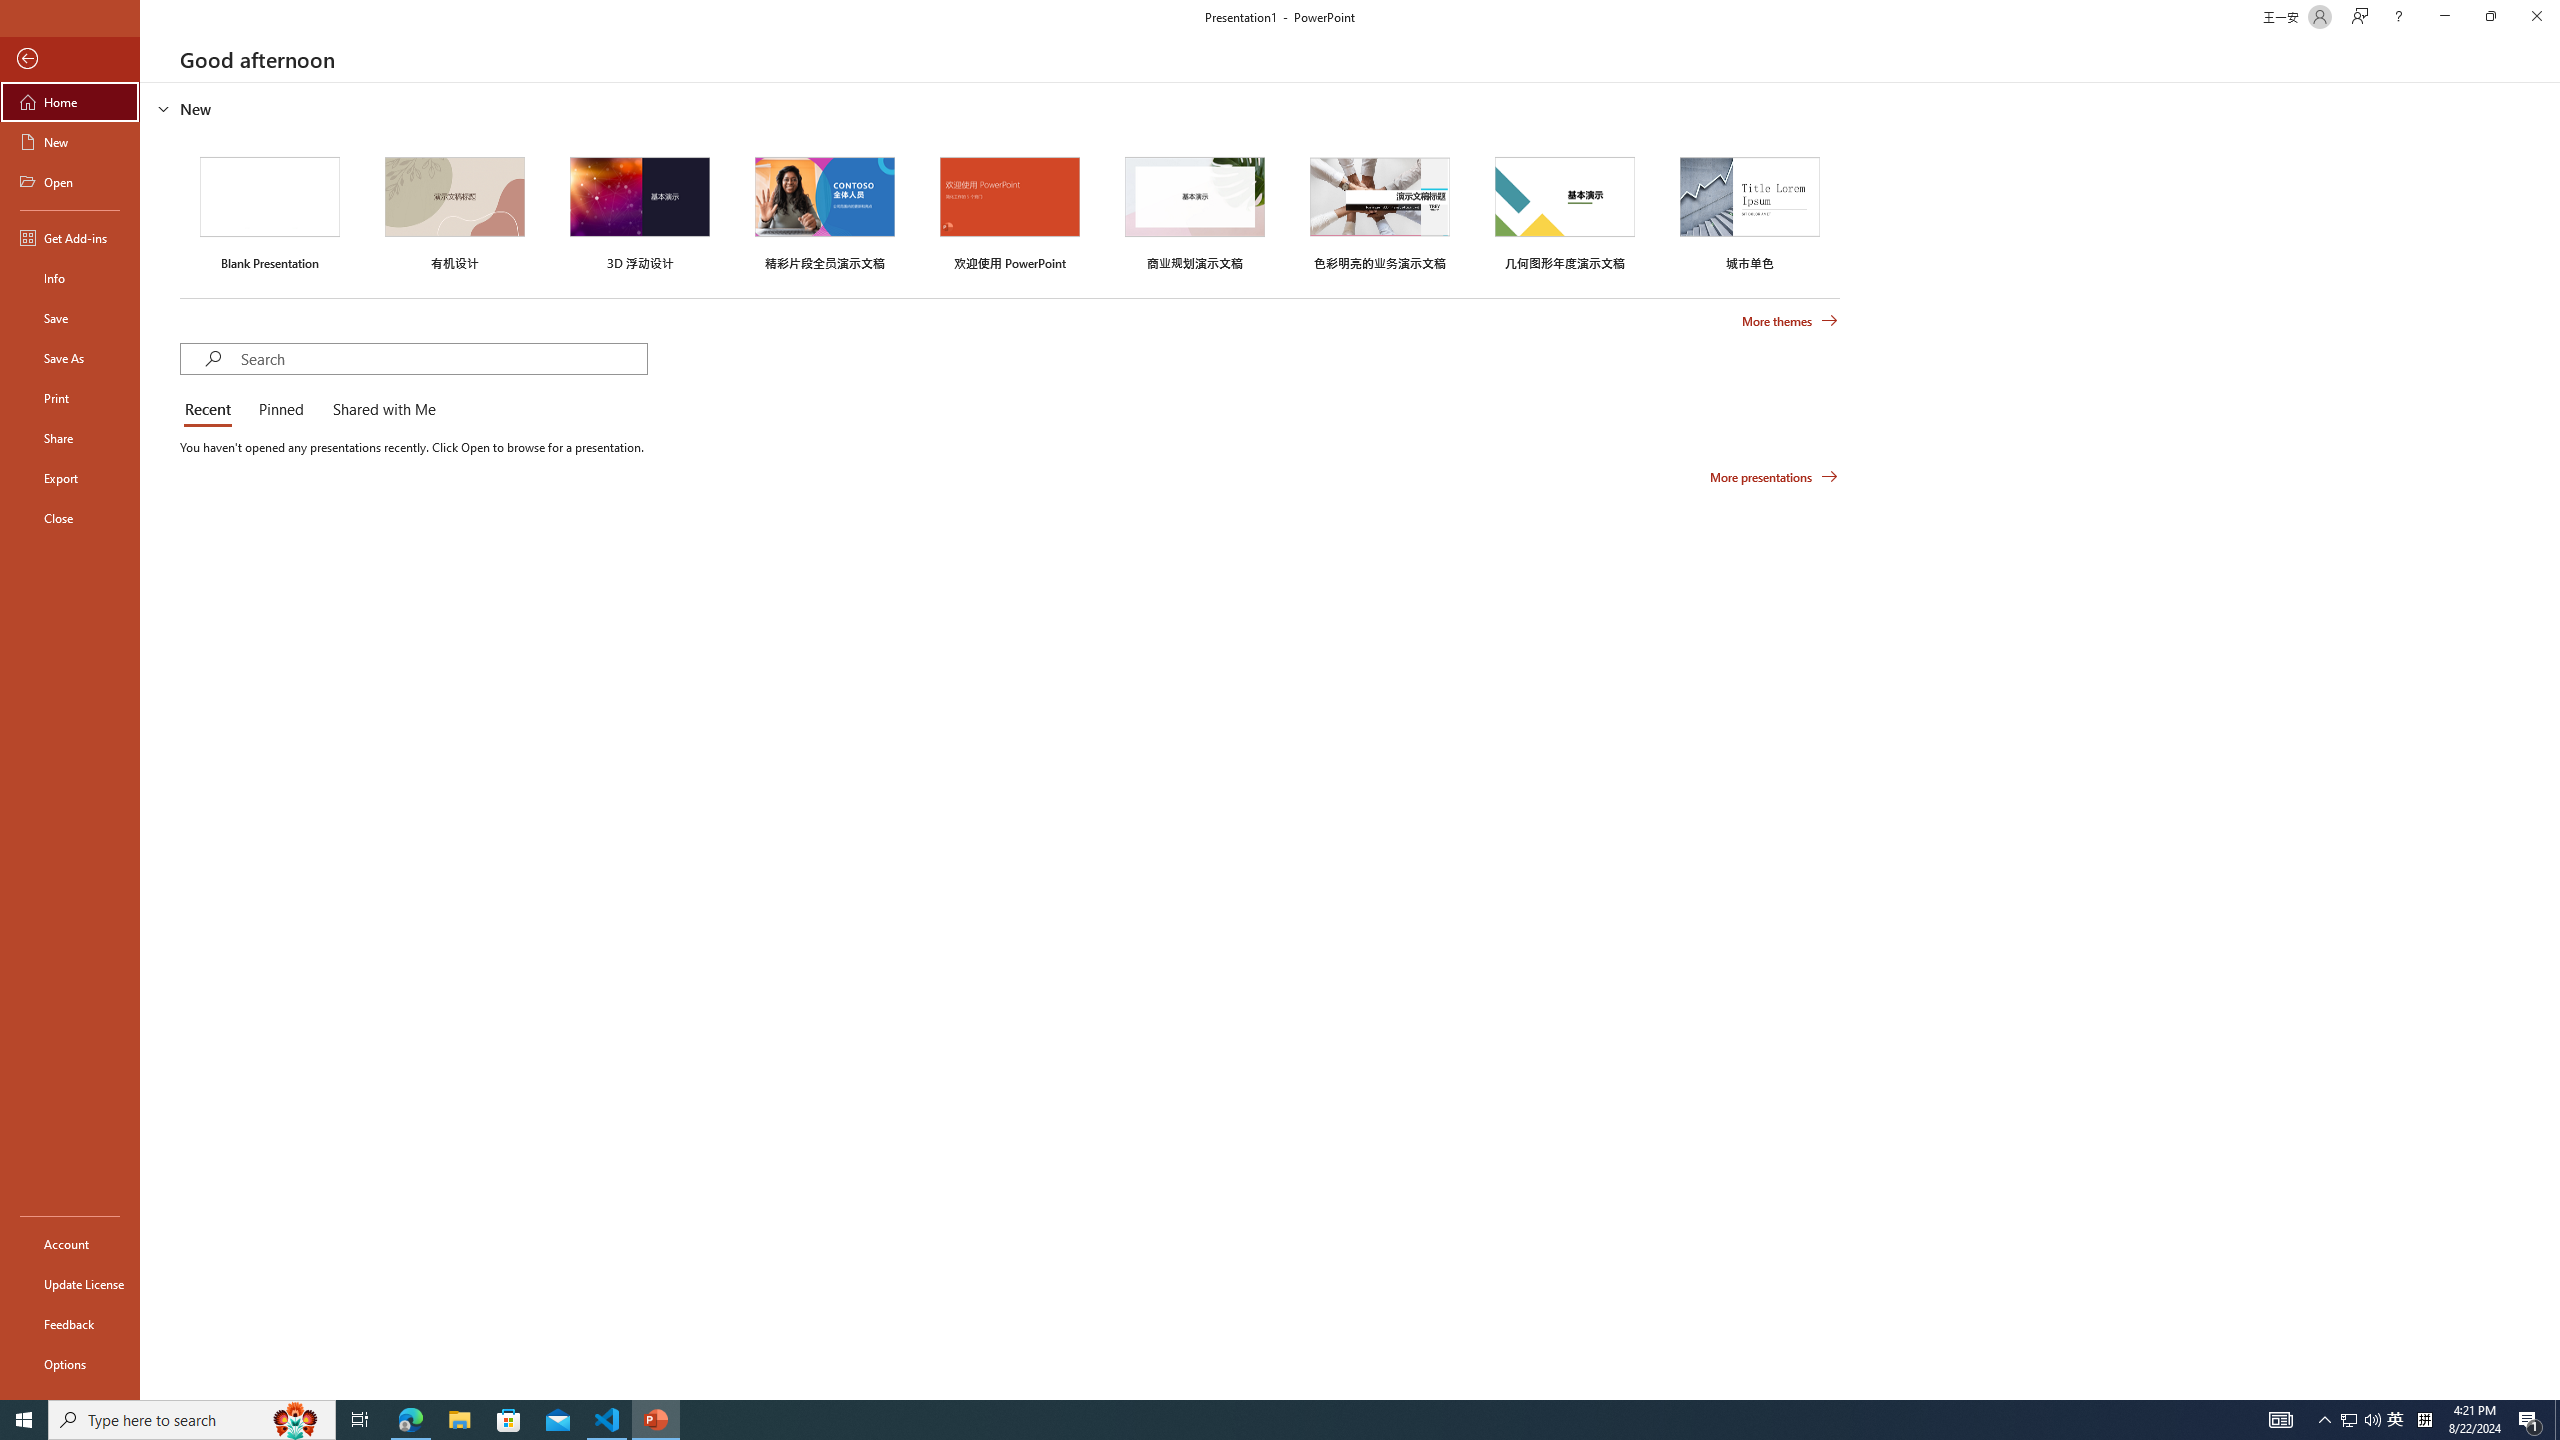 The width and height of the screenshot is (2560, 1440). I want to click on 'More presentations', so click(1773, 475).